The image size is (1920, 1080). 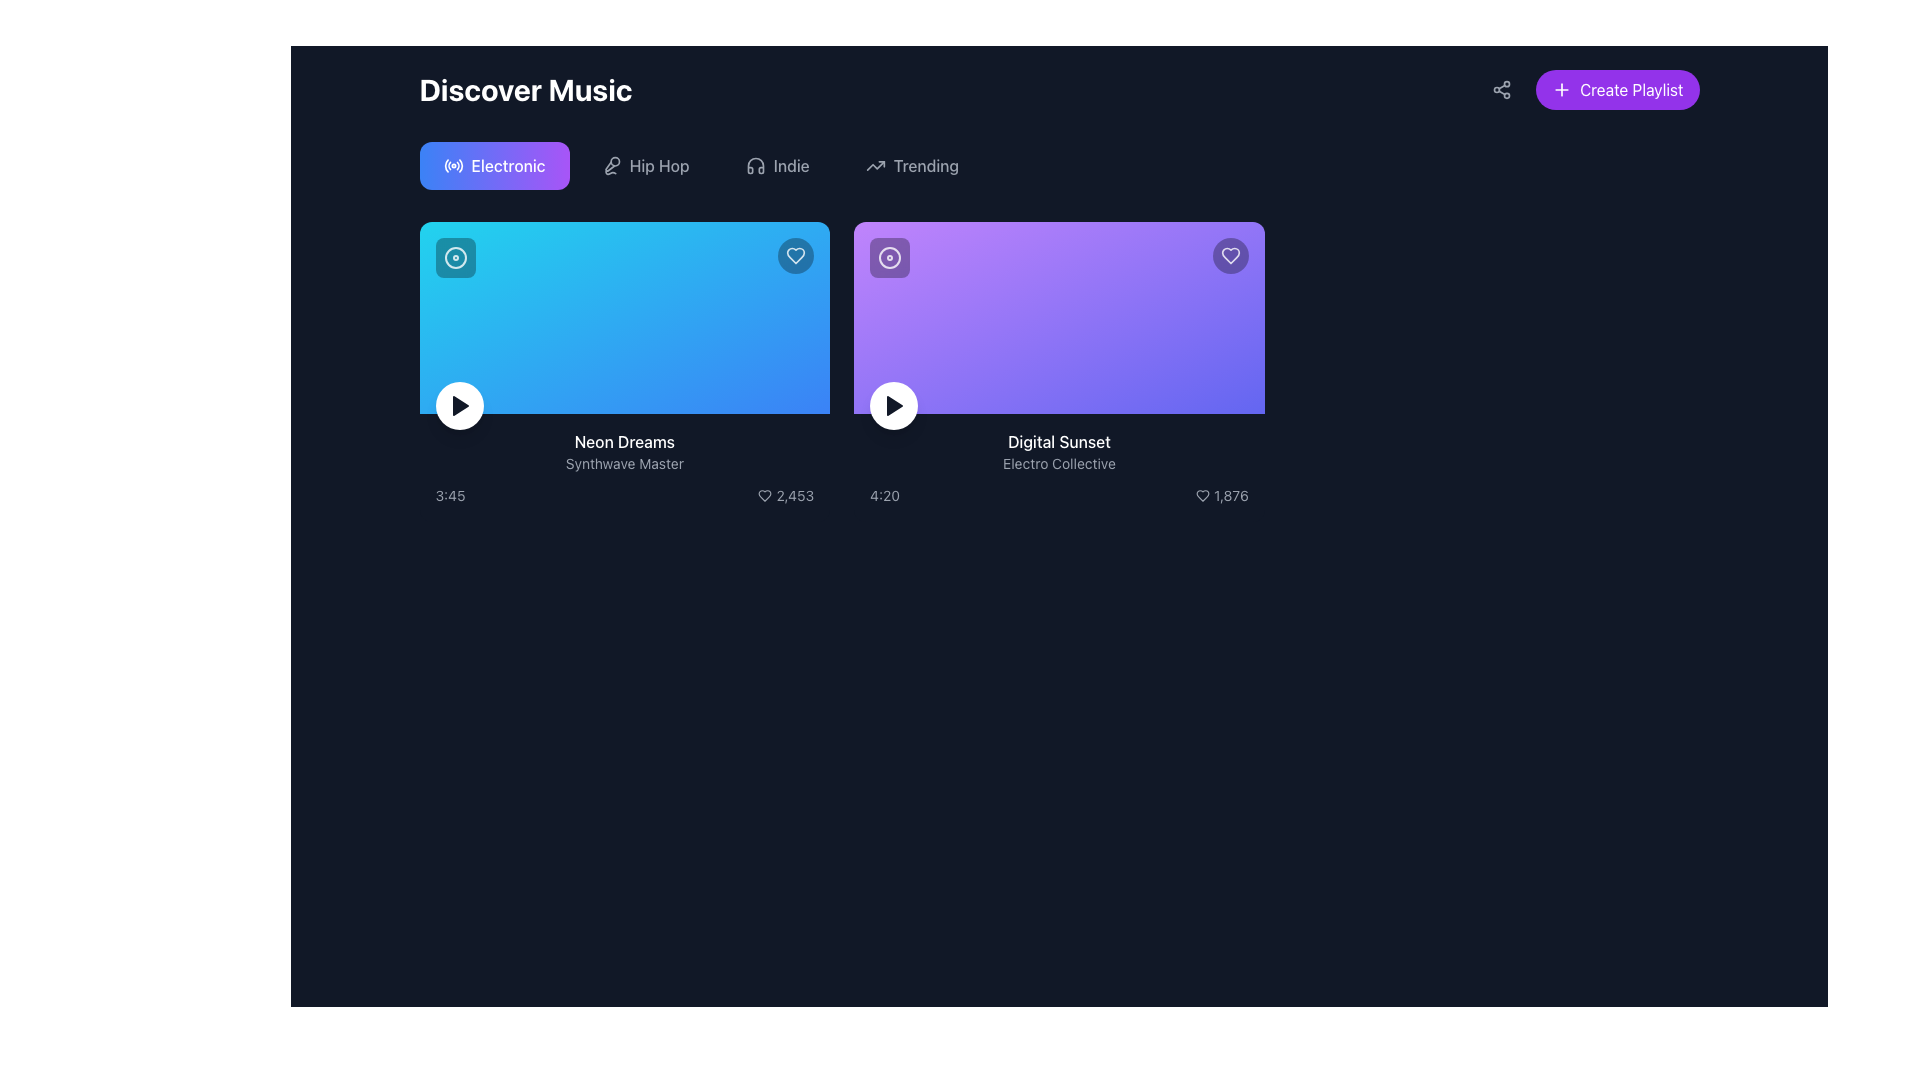 What do you see at coordinates (645, 164) in the screenshot?
I see `the 'Hip Hop' button` at bounding box center [645, 164].